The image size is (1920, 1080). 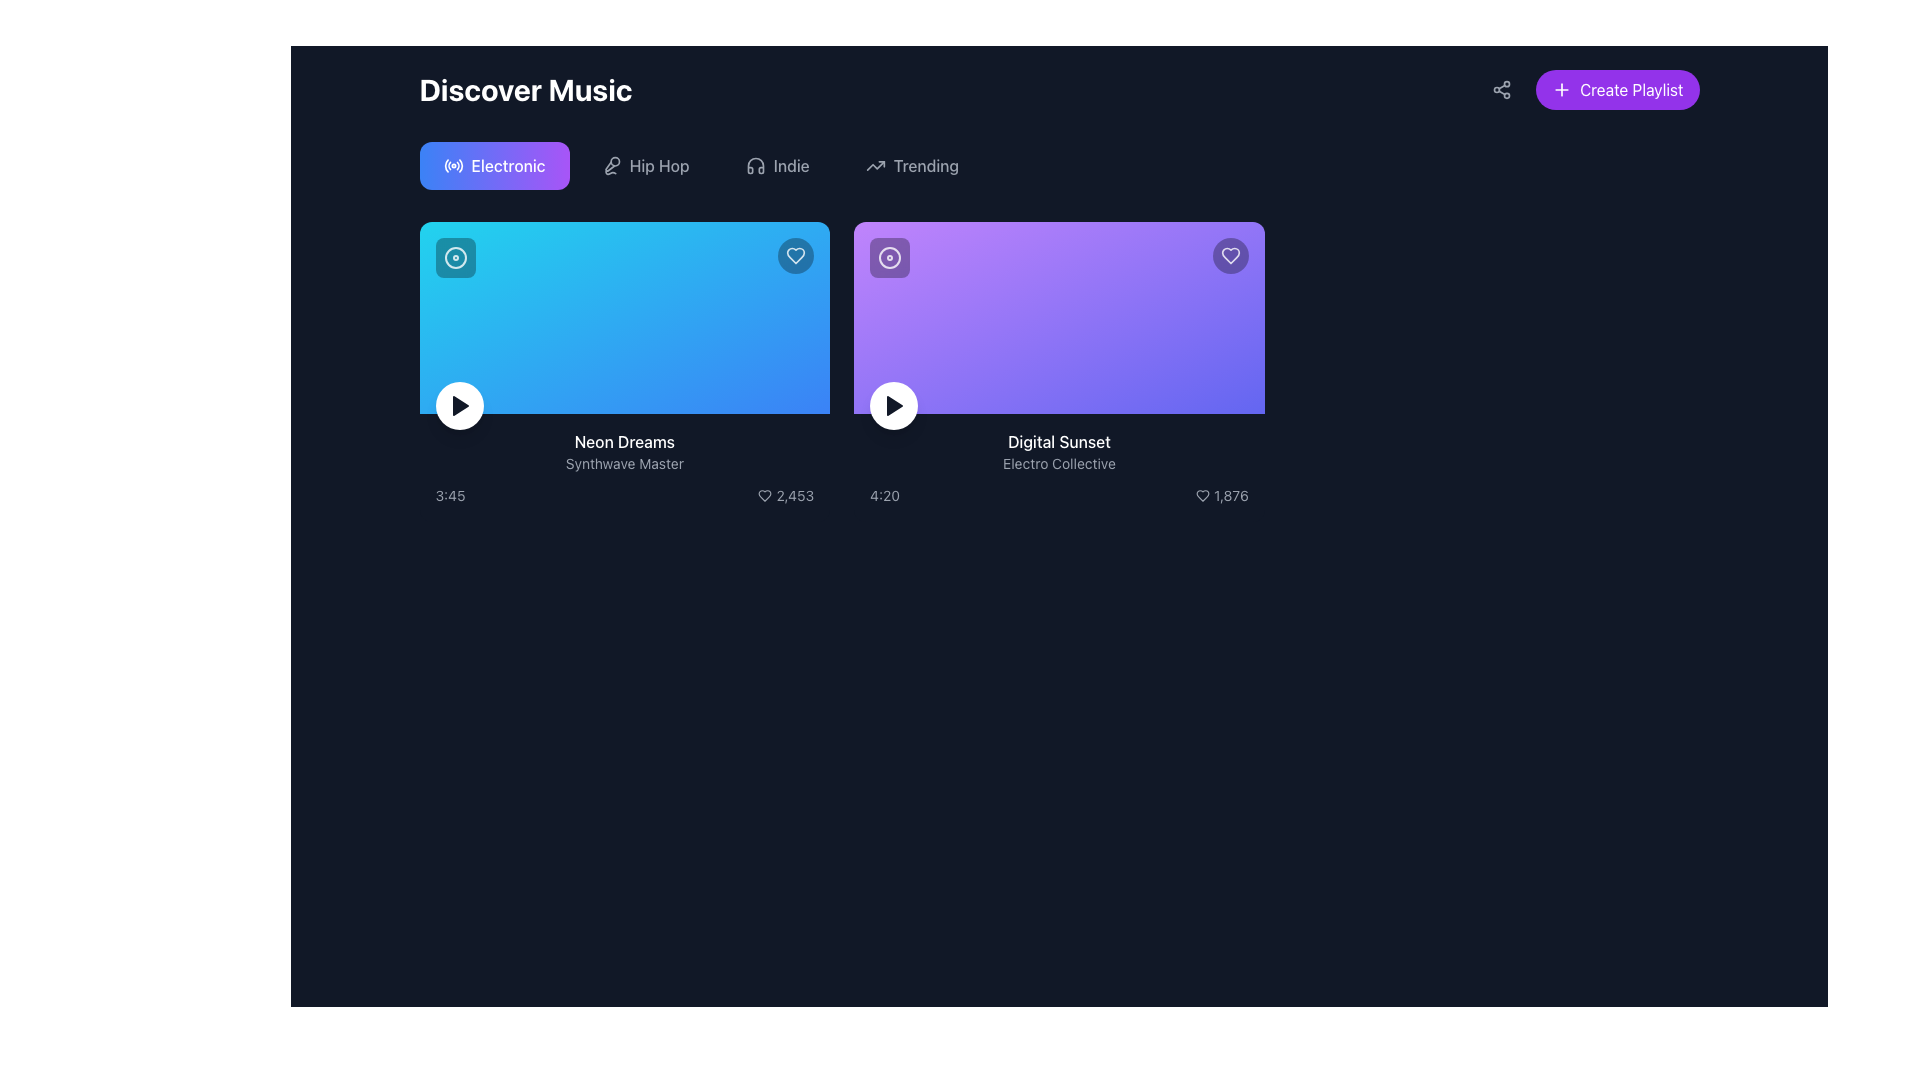 What do you see at coordinates (645, 164) in the screenshot?
I see `the 'Hip Hop' button` at bounding box center [645, 164].